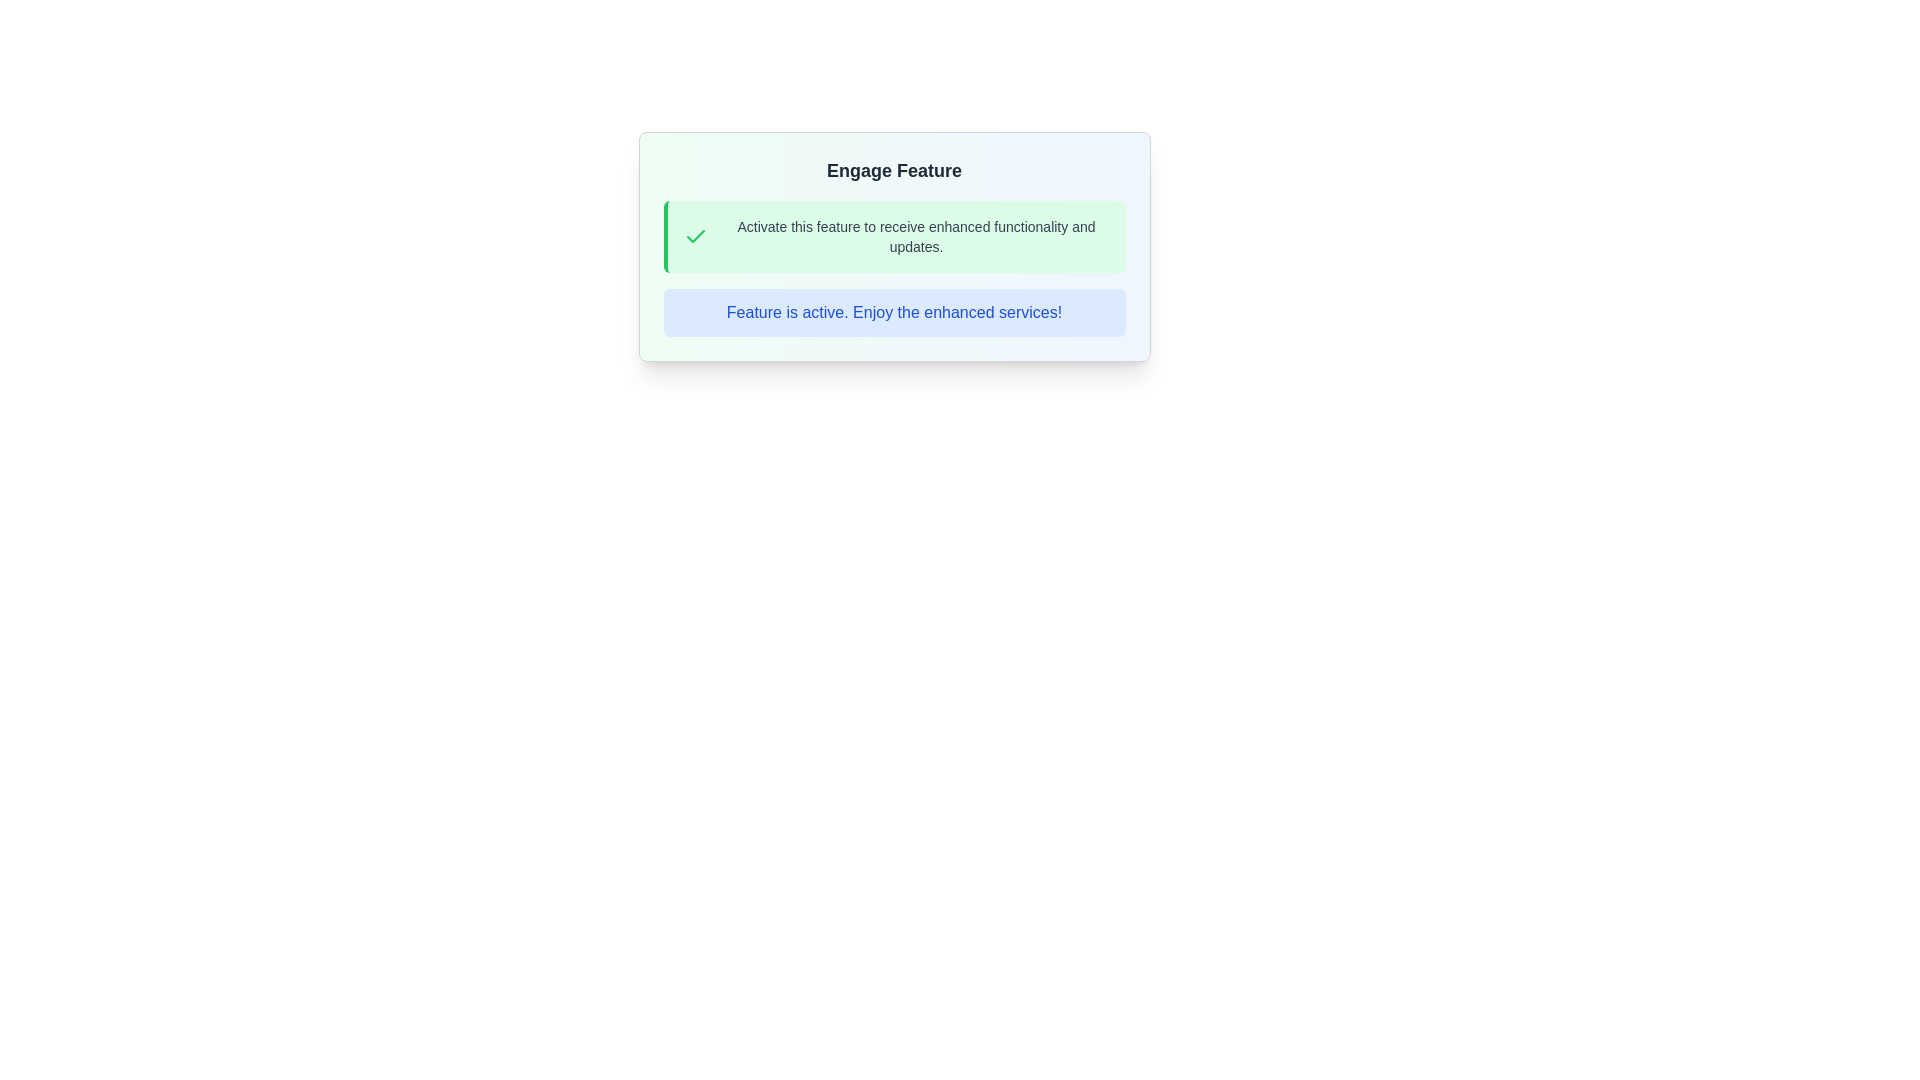 This screenshot has height=1080, width=1920. I want to click on the Informational Banner that indicates the ability to activate a feature, which has a green checkmark and descriptive text, located below the title 'Engage Feature', so click(893, 235).